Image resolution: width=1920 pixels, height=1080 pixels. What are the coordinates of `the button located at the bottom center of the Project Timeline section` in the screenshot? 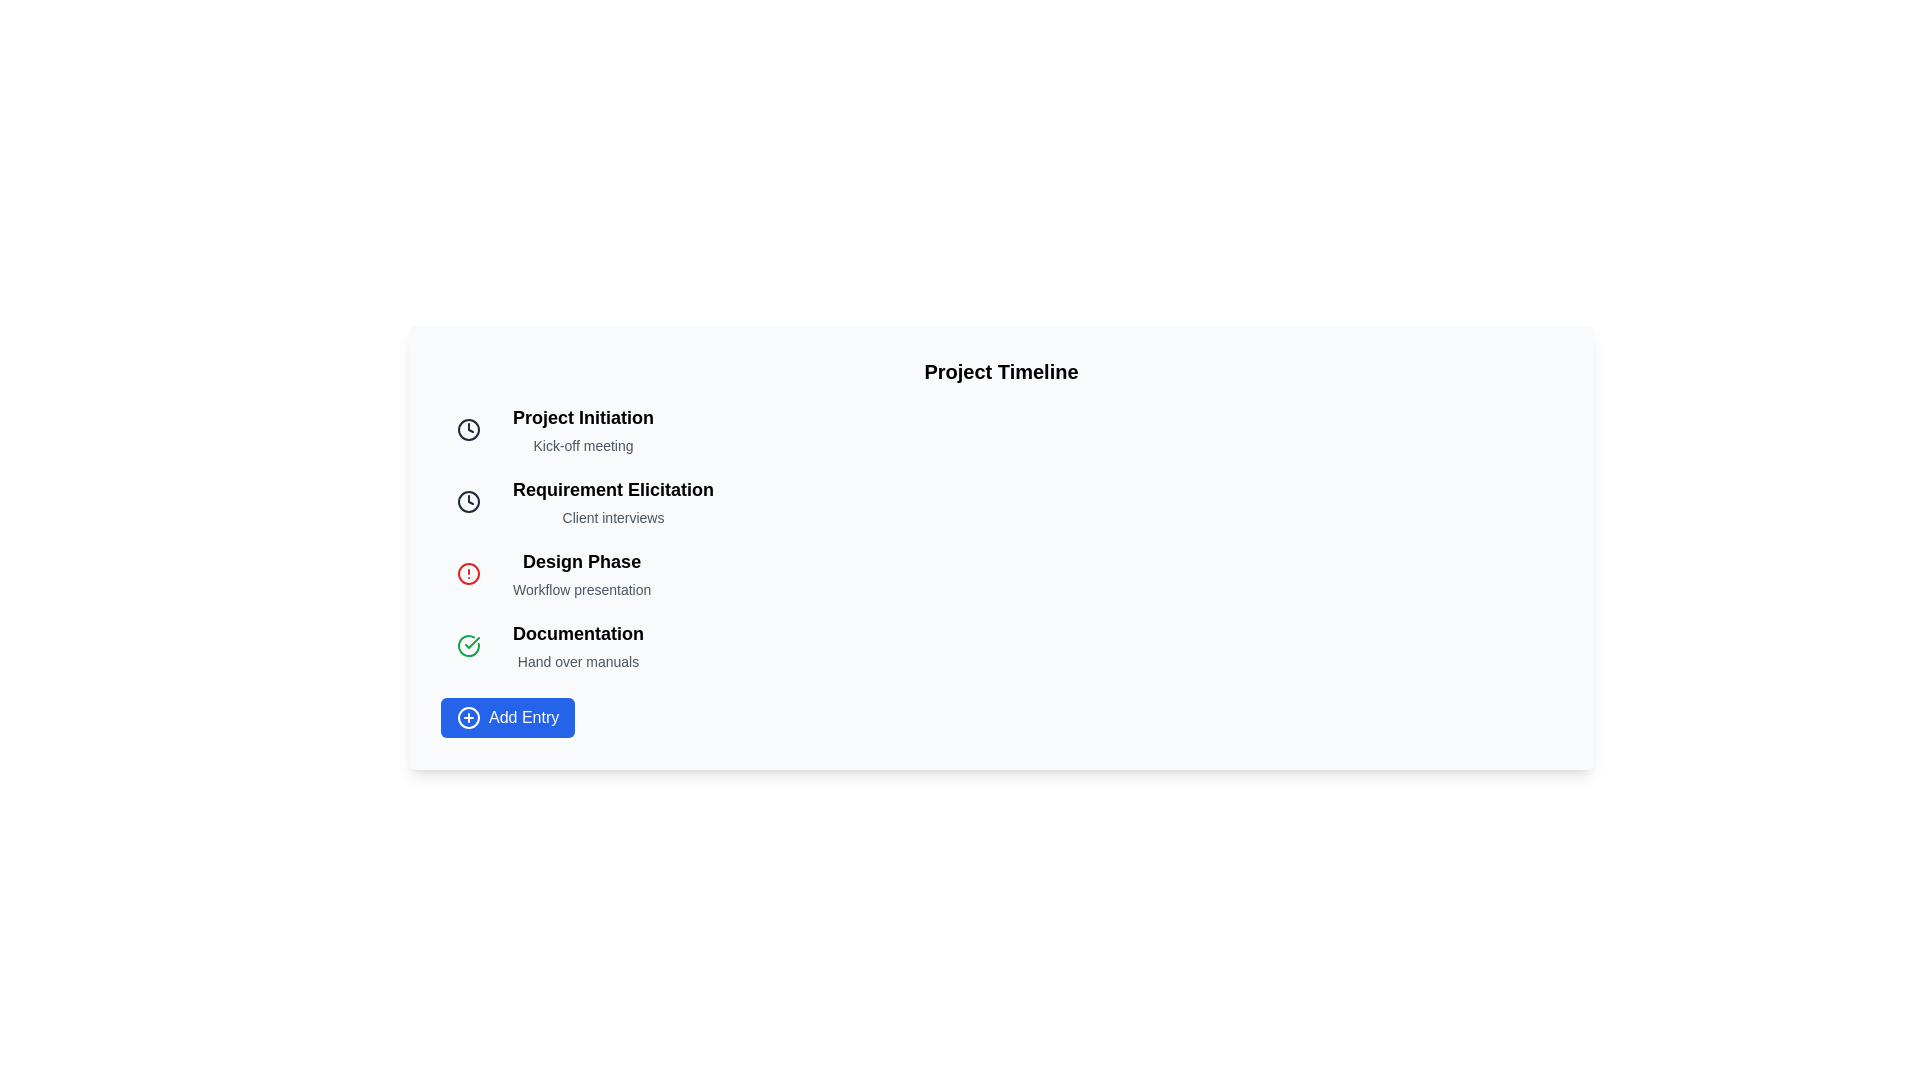 It's located at (508, 716).